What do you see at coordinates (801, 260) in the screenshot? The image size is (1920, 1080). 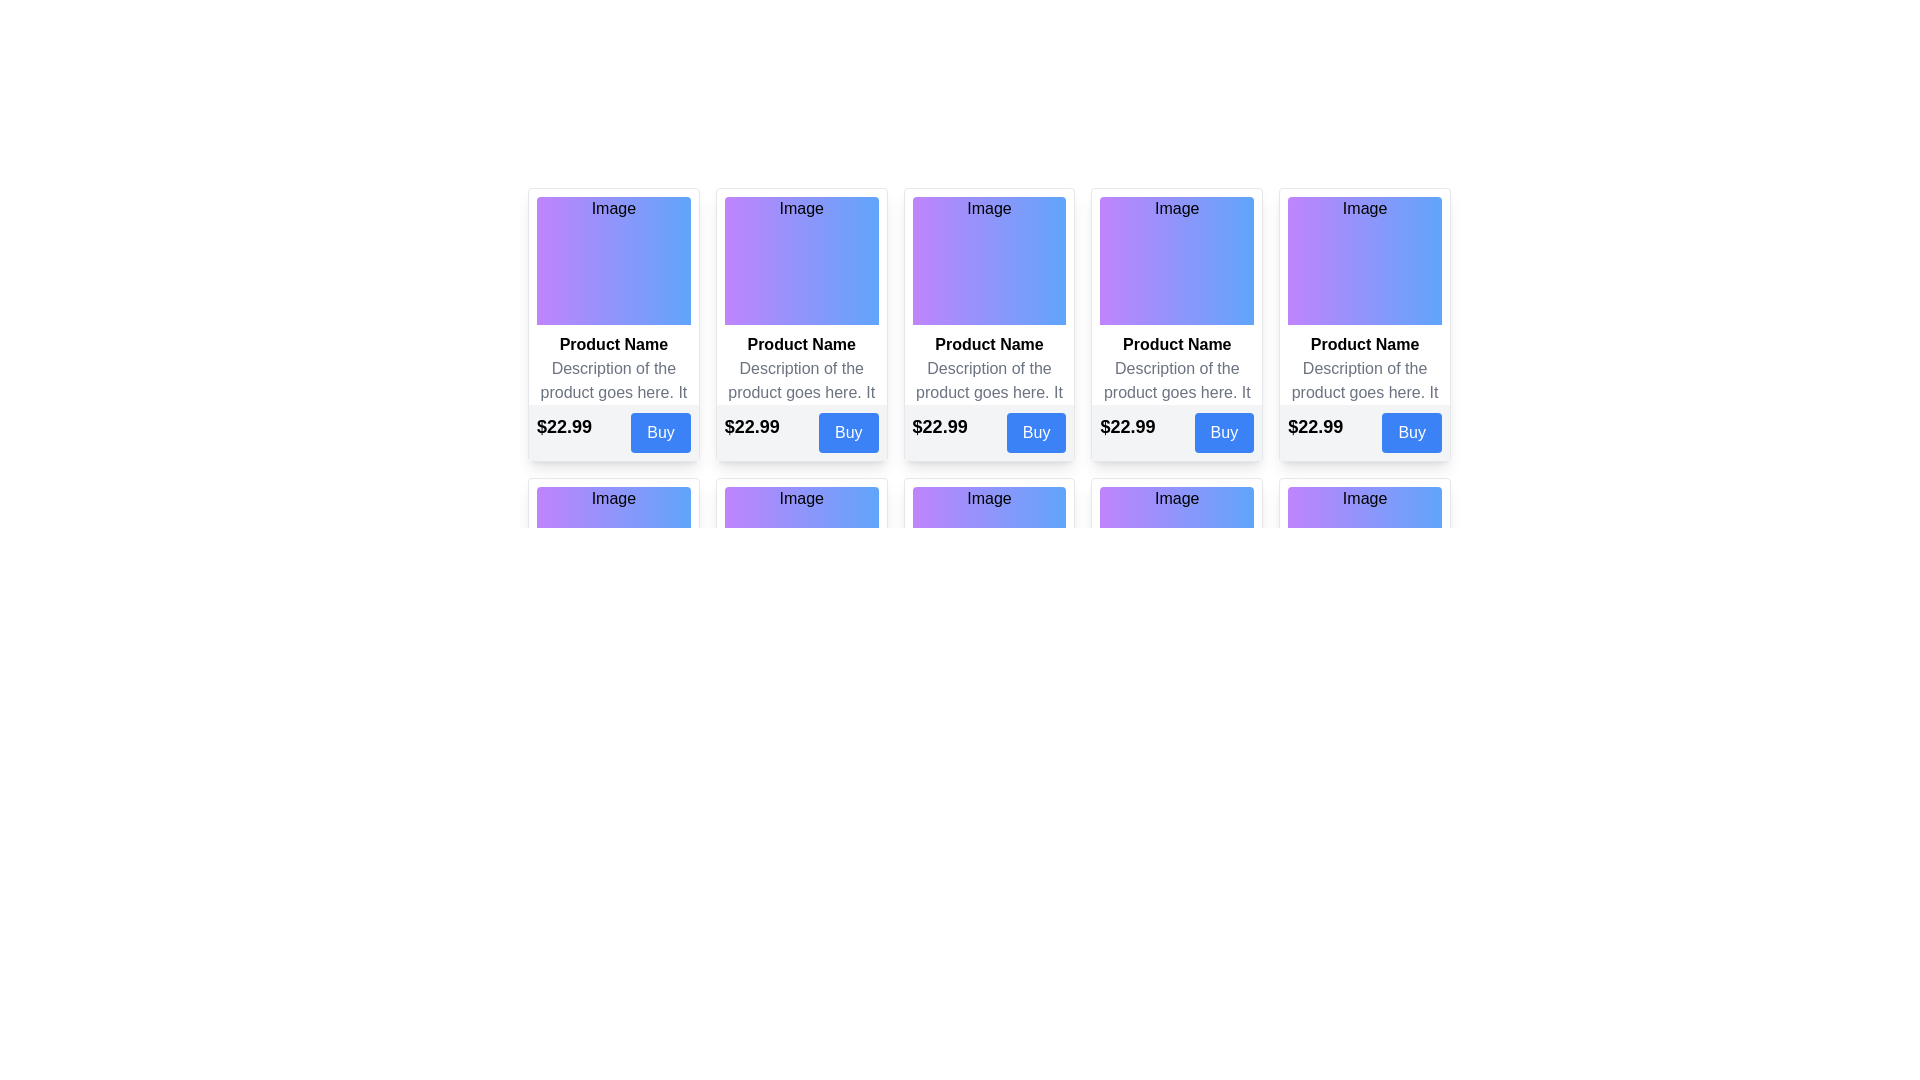 I see `image placeholder element, which is a rectangular shape with a gradient background transitioning from purple to blue, containing the word 'Image' centered at the top` at bounding box center [801, 260].